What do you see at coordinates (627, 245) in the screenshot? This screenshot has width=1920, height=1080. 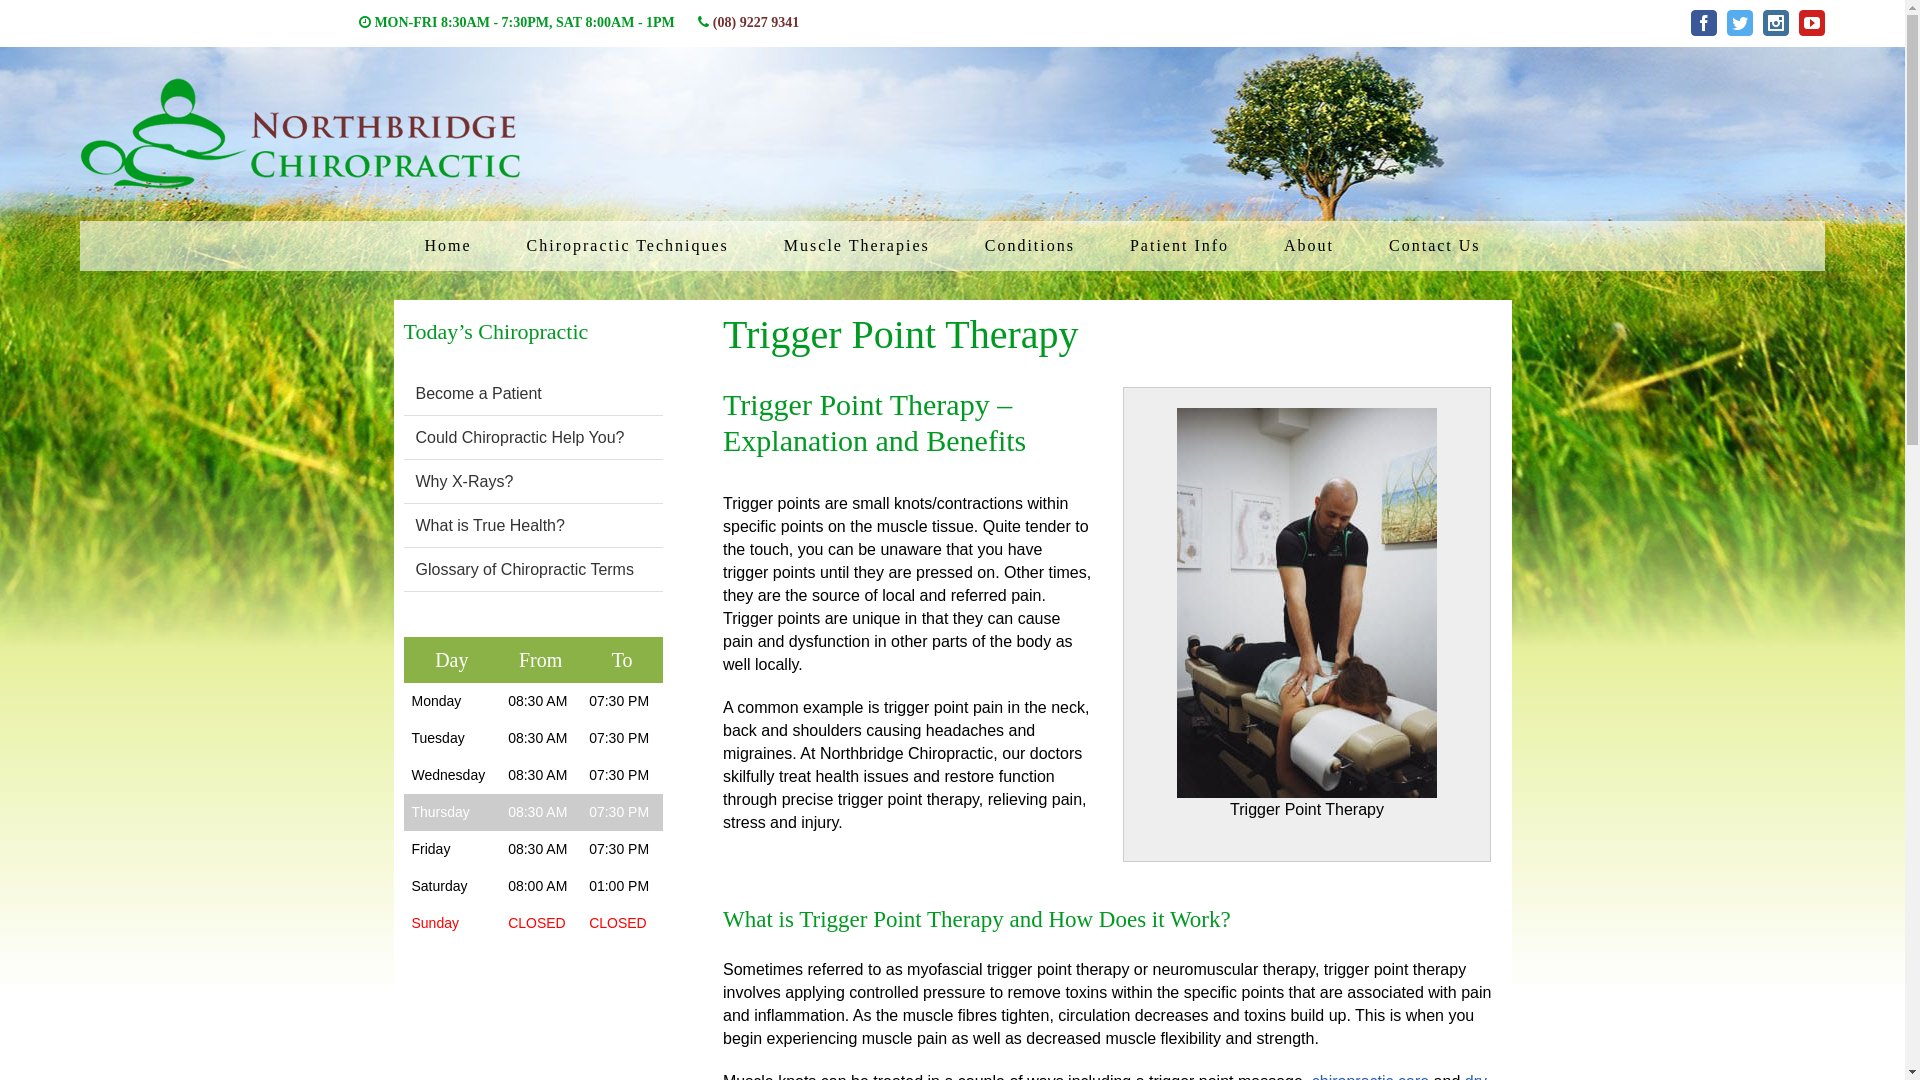 I see `'Chiropractic Techniques'` at bounding box center [627, 245].